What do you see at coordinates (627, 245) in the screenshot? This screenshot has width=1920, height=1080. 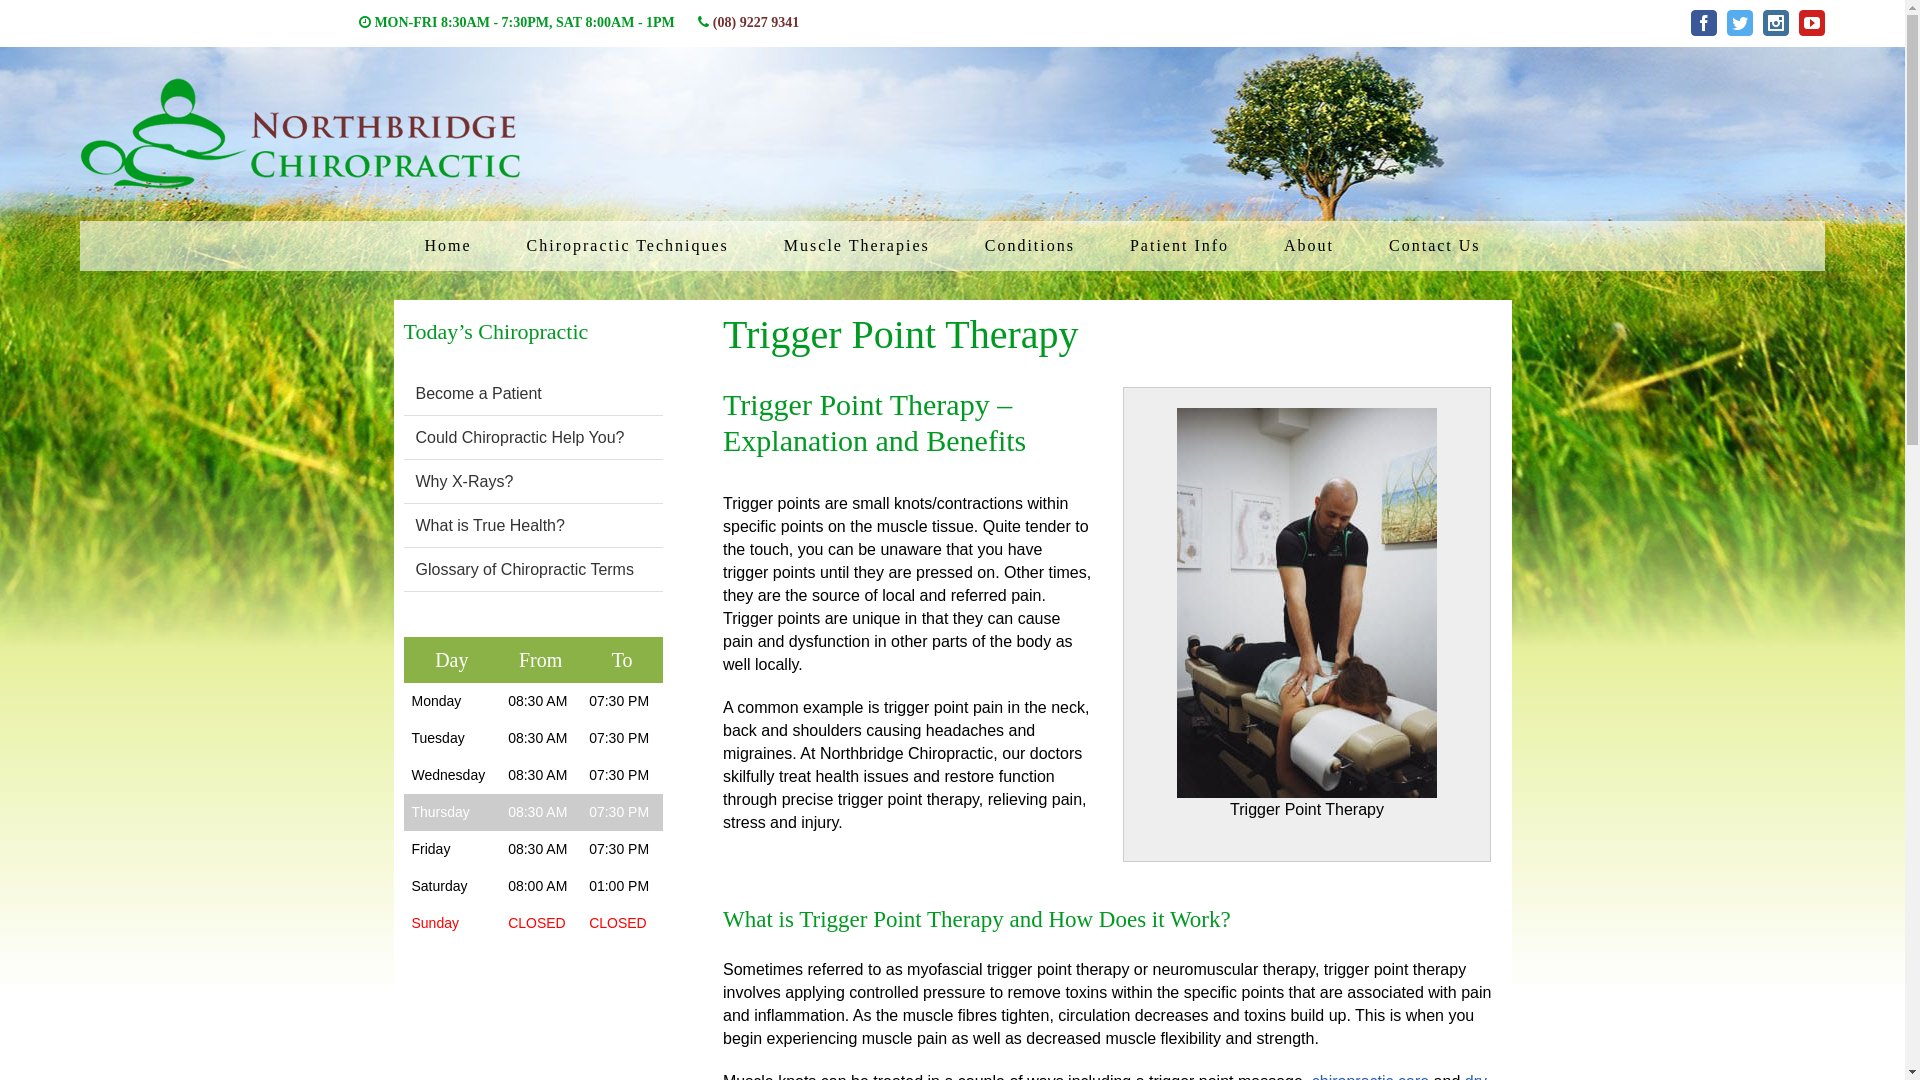 I see `'Chiropractic Techniques'` at bounding box center [627, 245].